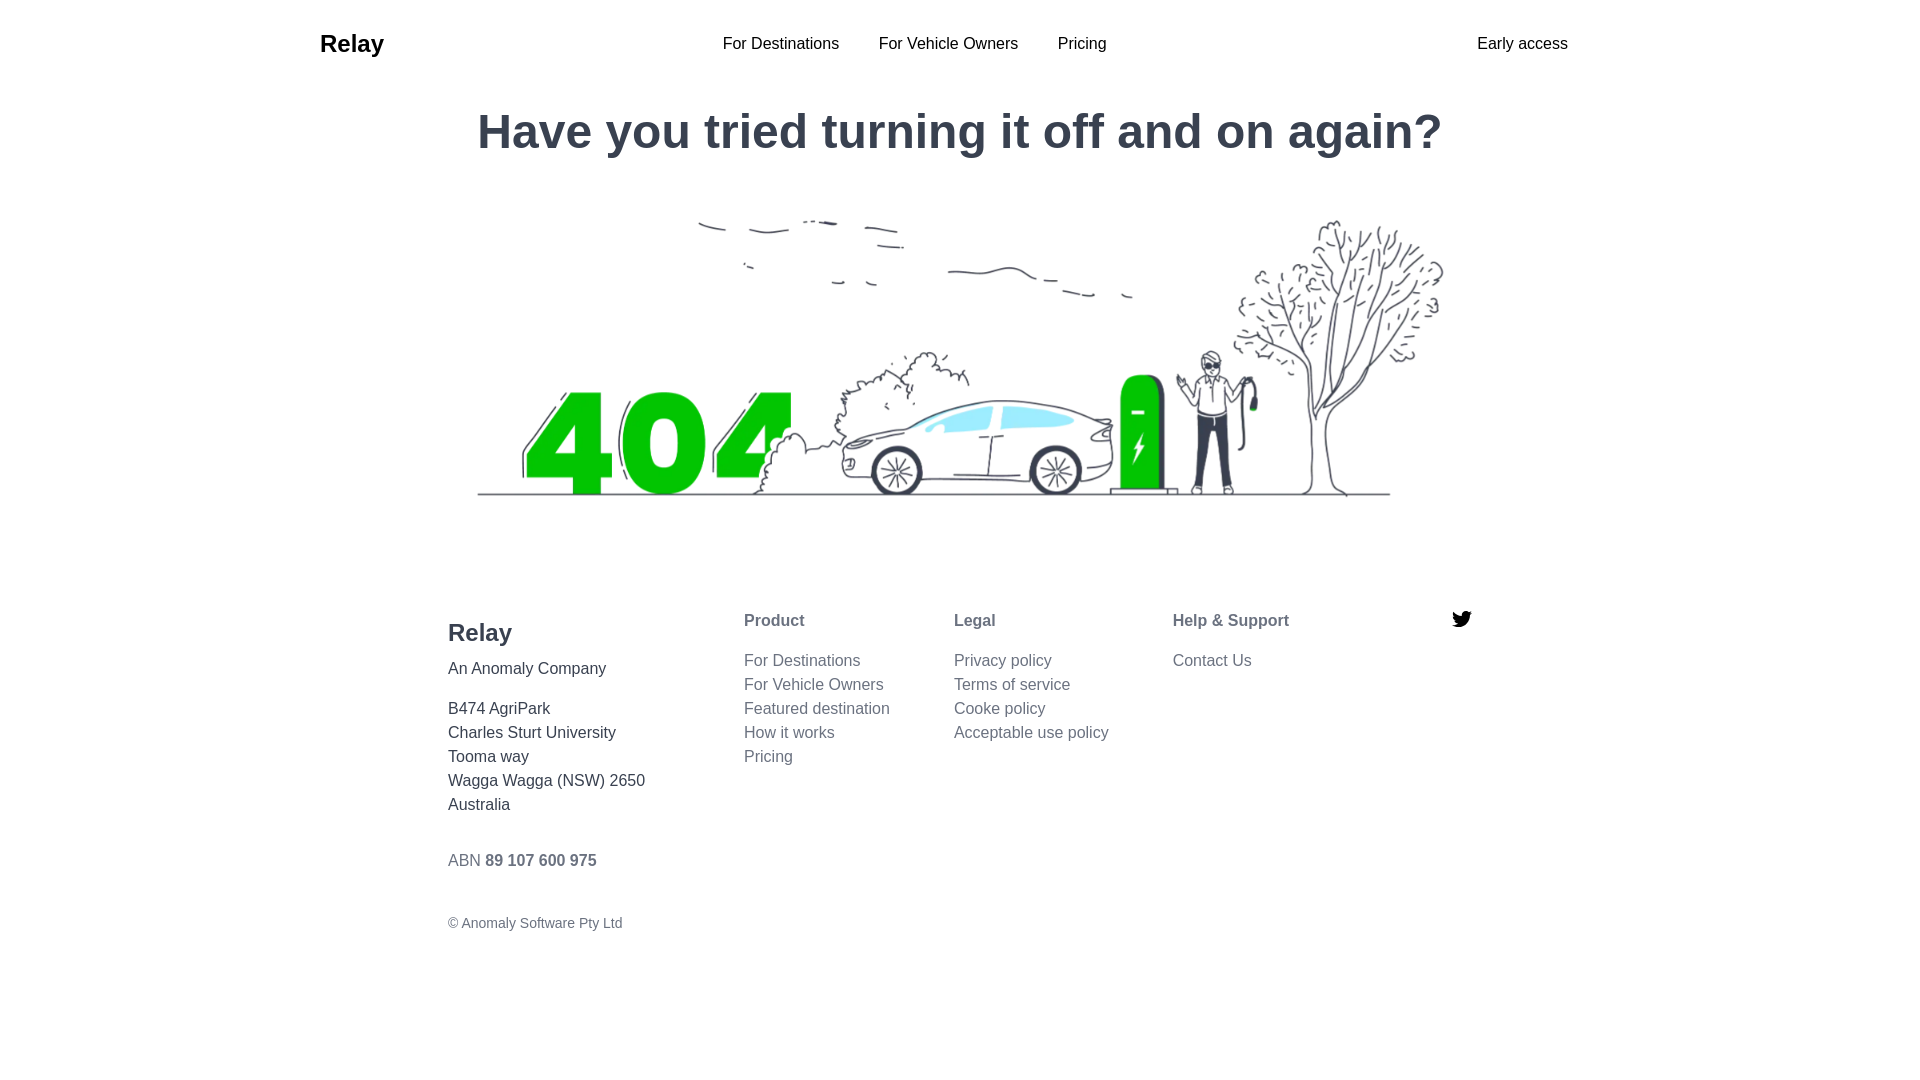 Image resolution: width=1920 pixels, height=1080 pixels. I want to click on 'How it works', so click(788, 732).